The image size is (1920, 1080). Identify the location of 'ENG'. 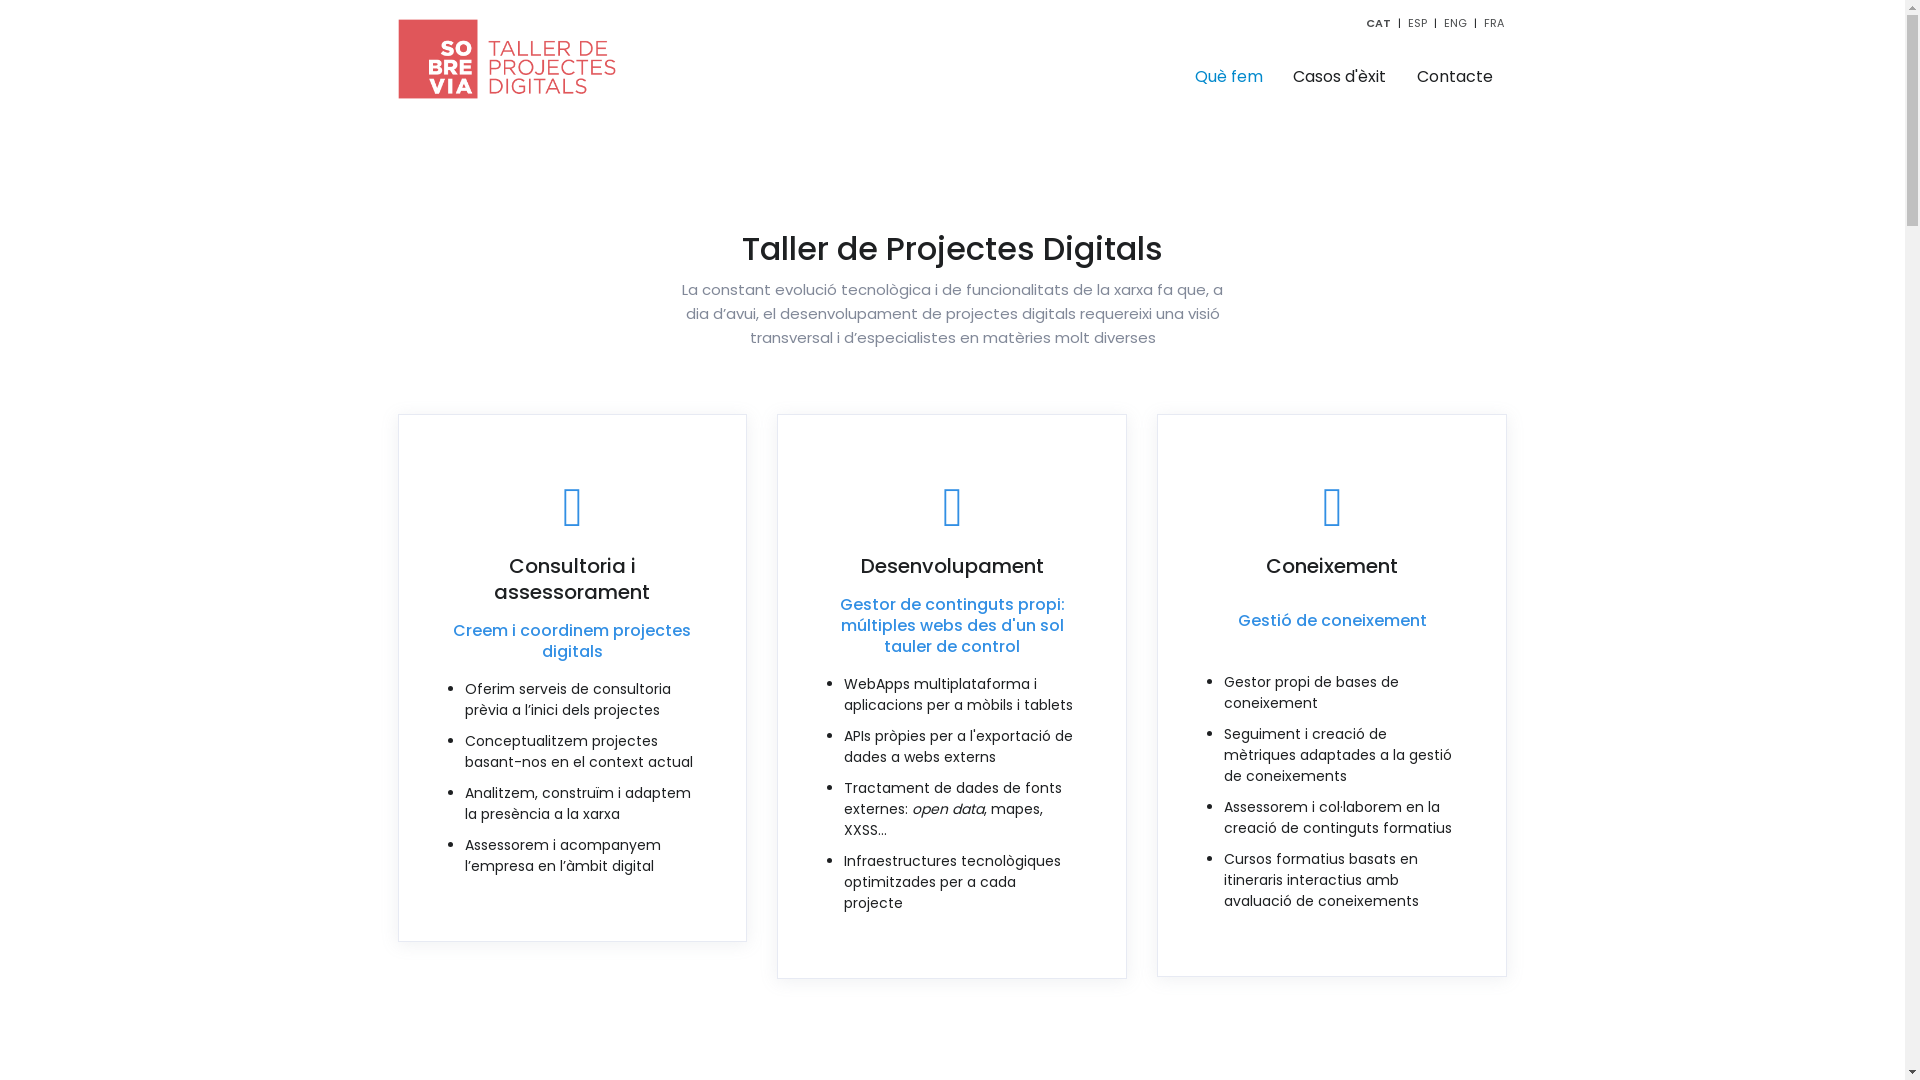
(1444, 23).